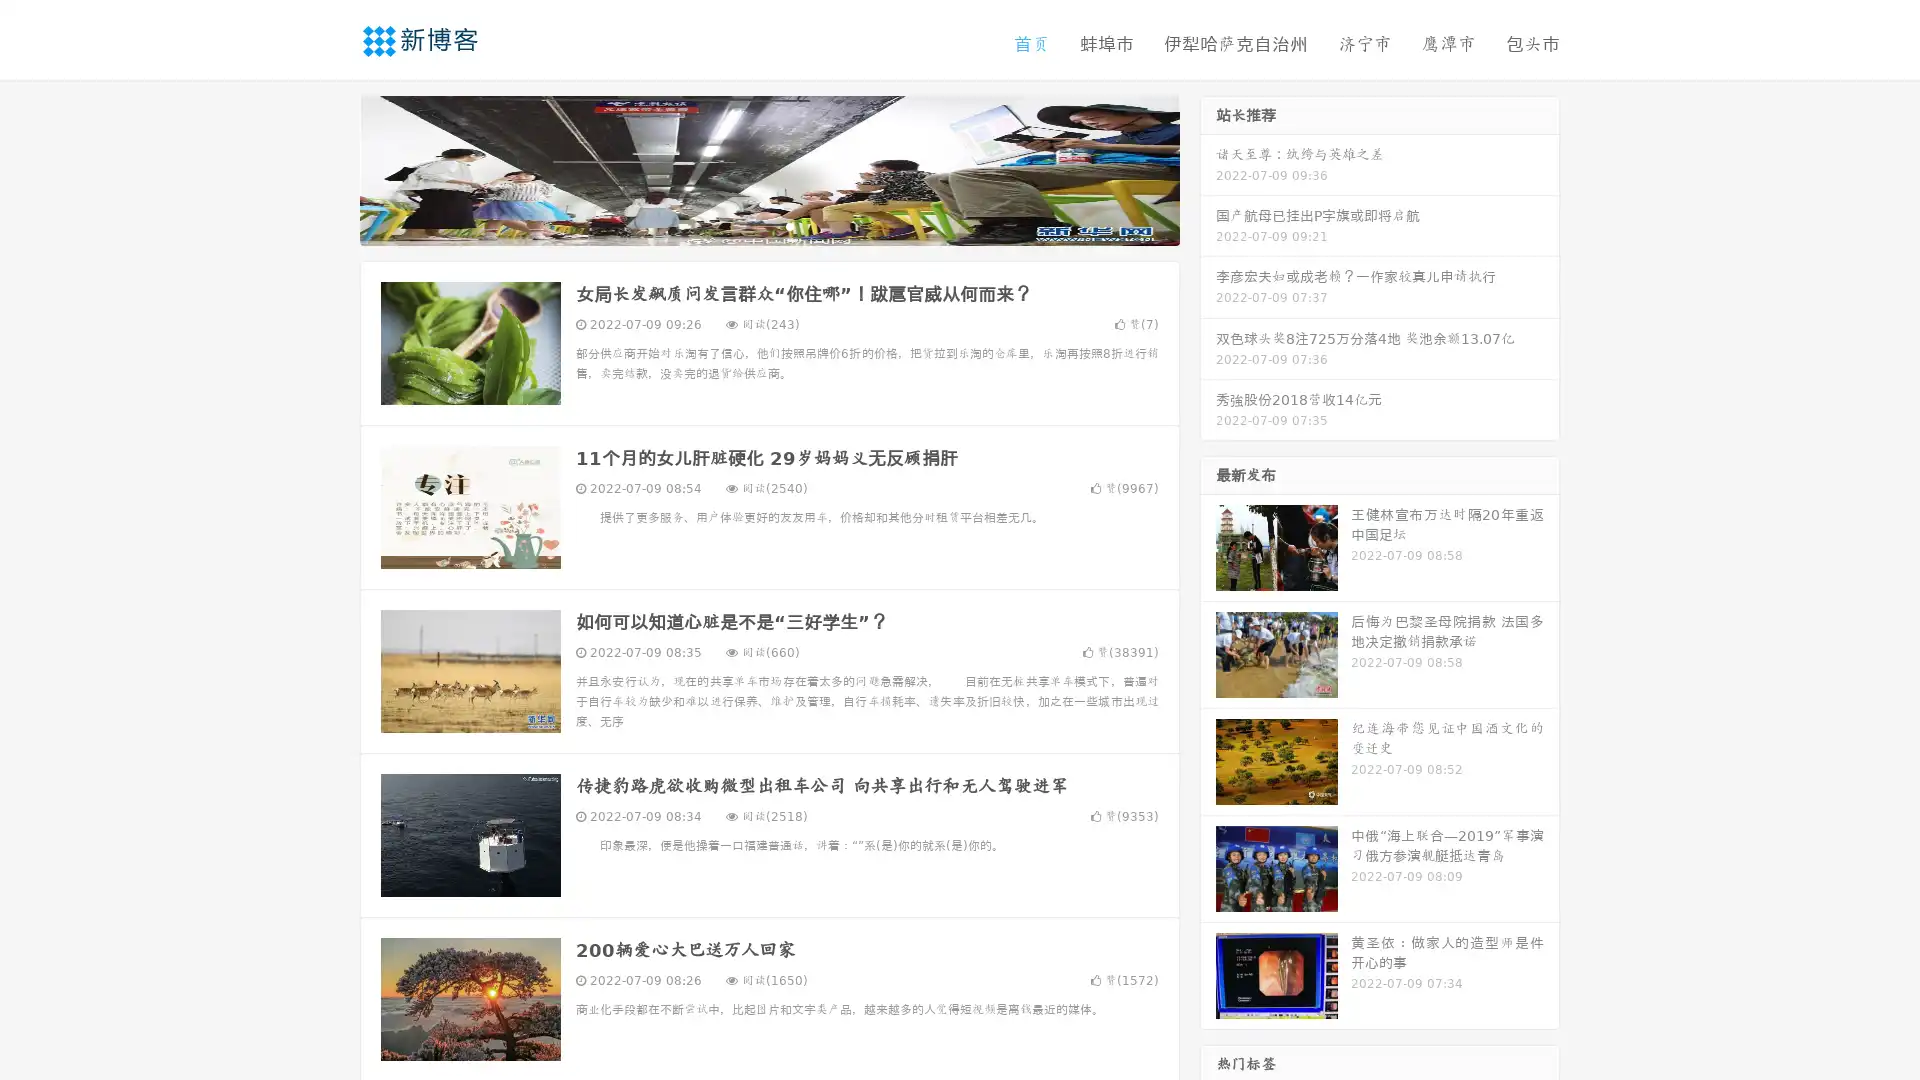 This screenshot has width=1920, height=1080. Describe the element at coordinates (330, 168) in the screenshot. I see `Previous slide` at that location.